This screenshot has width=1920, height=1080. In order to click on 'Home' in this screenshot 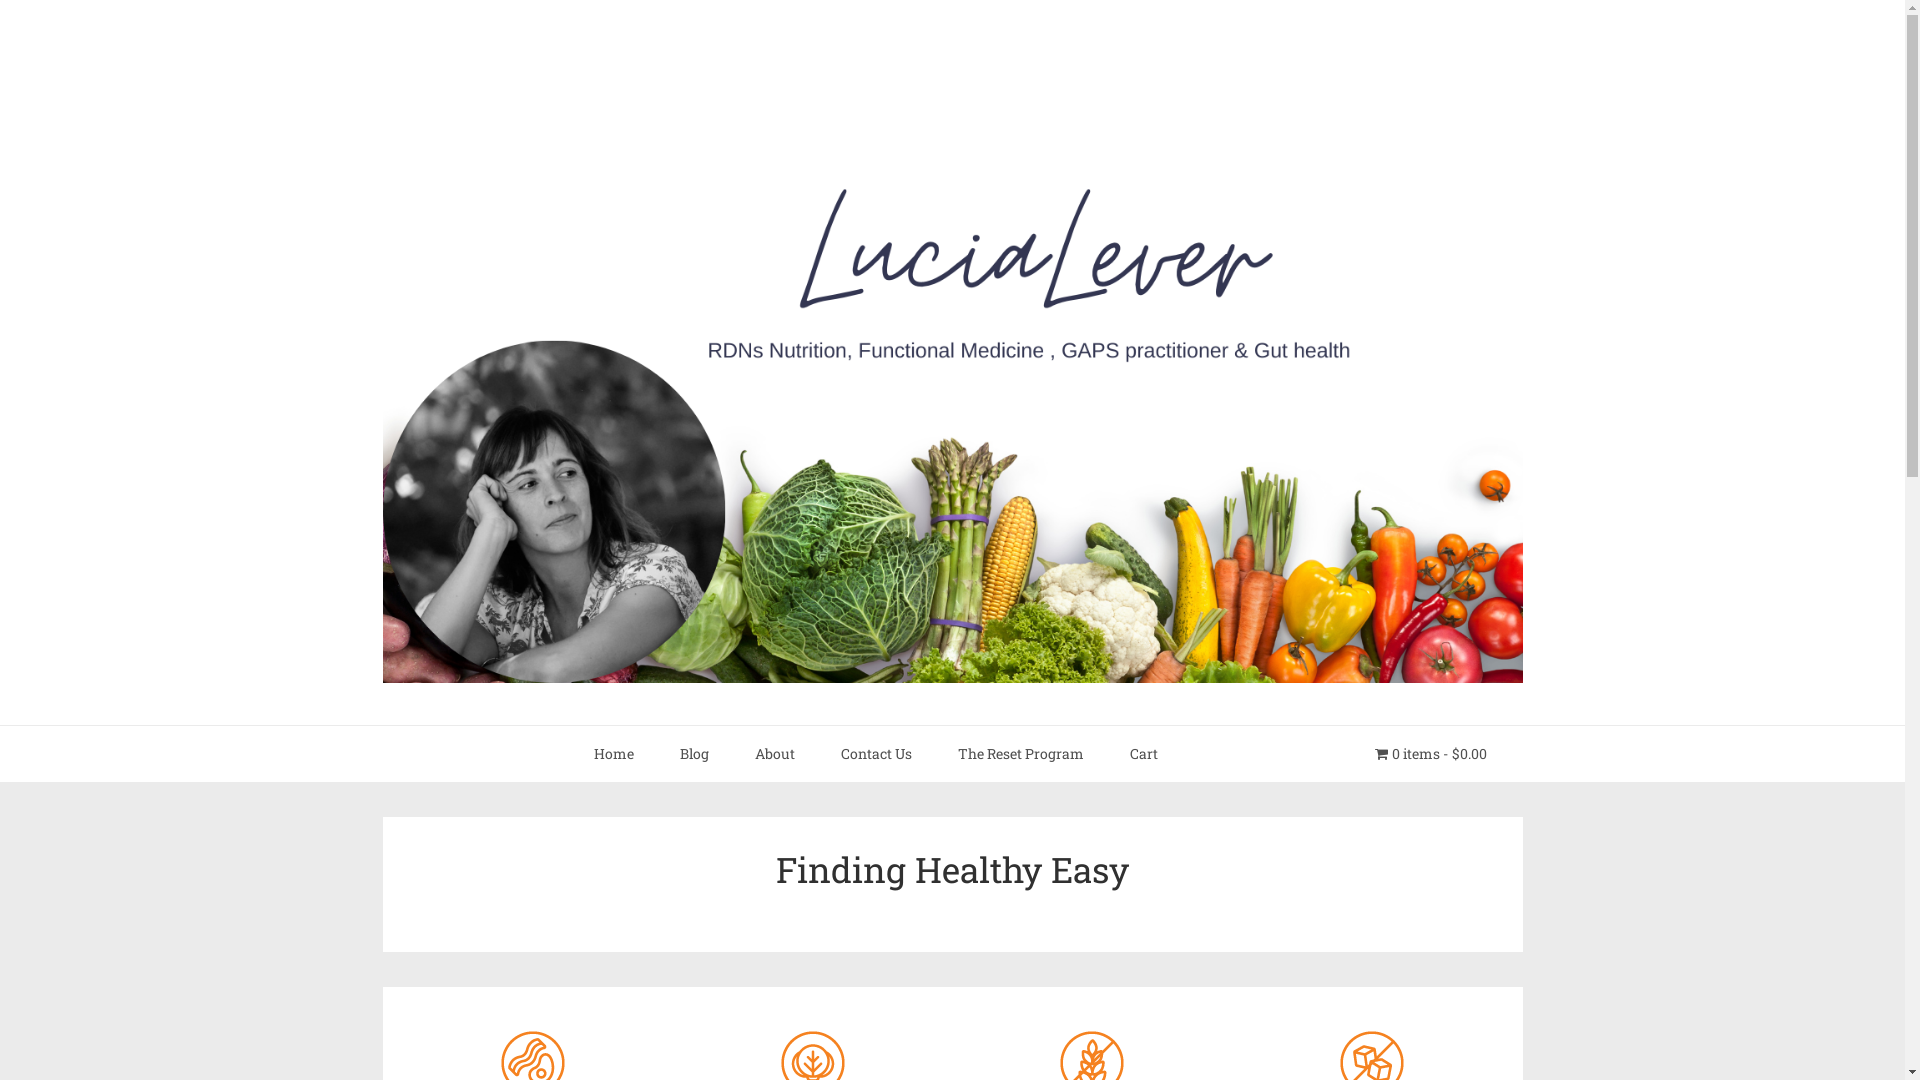, I will do `click(571, 753)`.